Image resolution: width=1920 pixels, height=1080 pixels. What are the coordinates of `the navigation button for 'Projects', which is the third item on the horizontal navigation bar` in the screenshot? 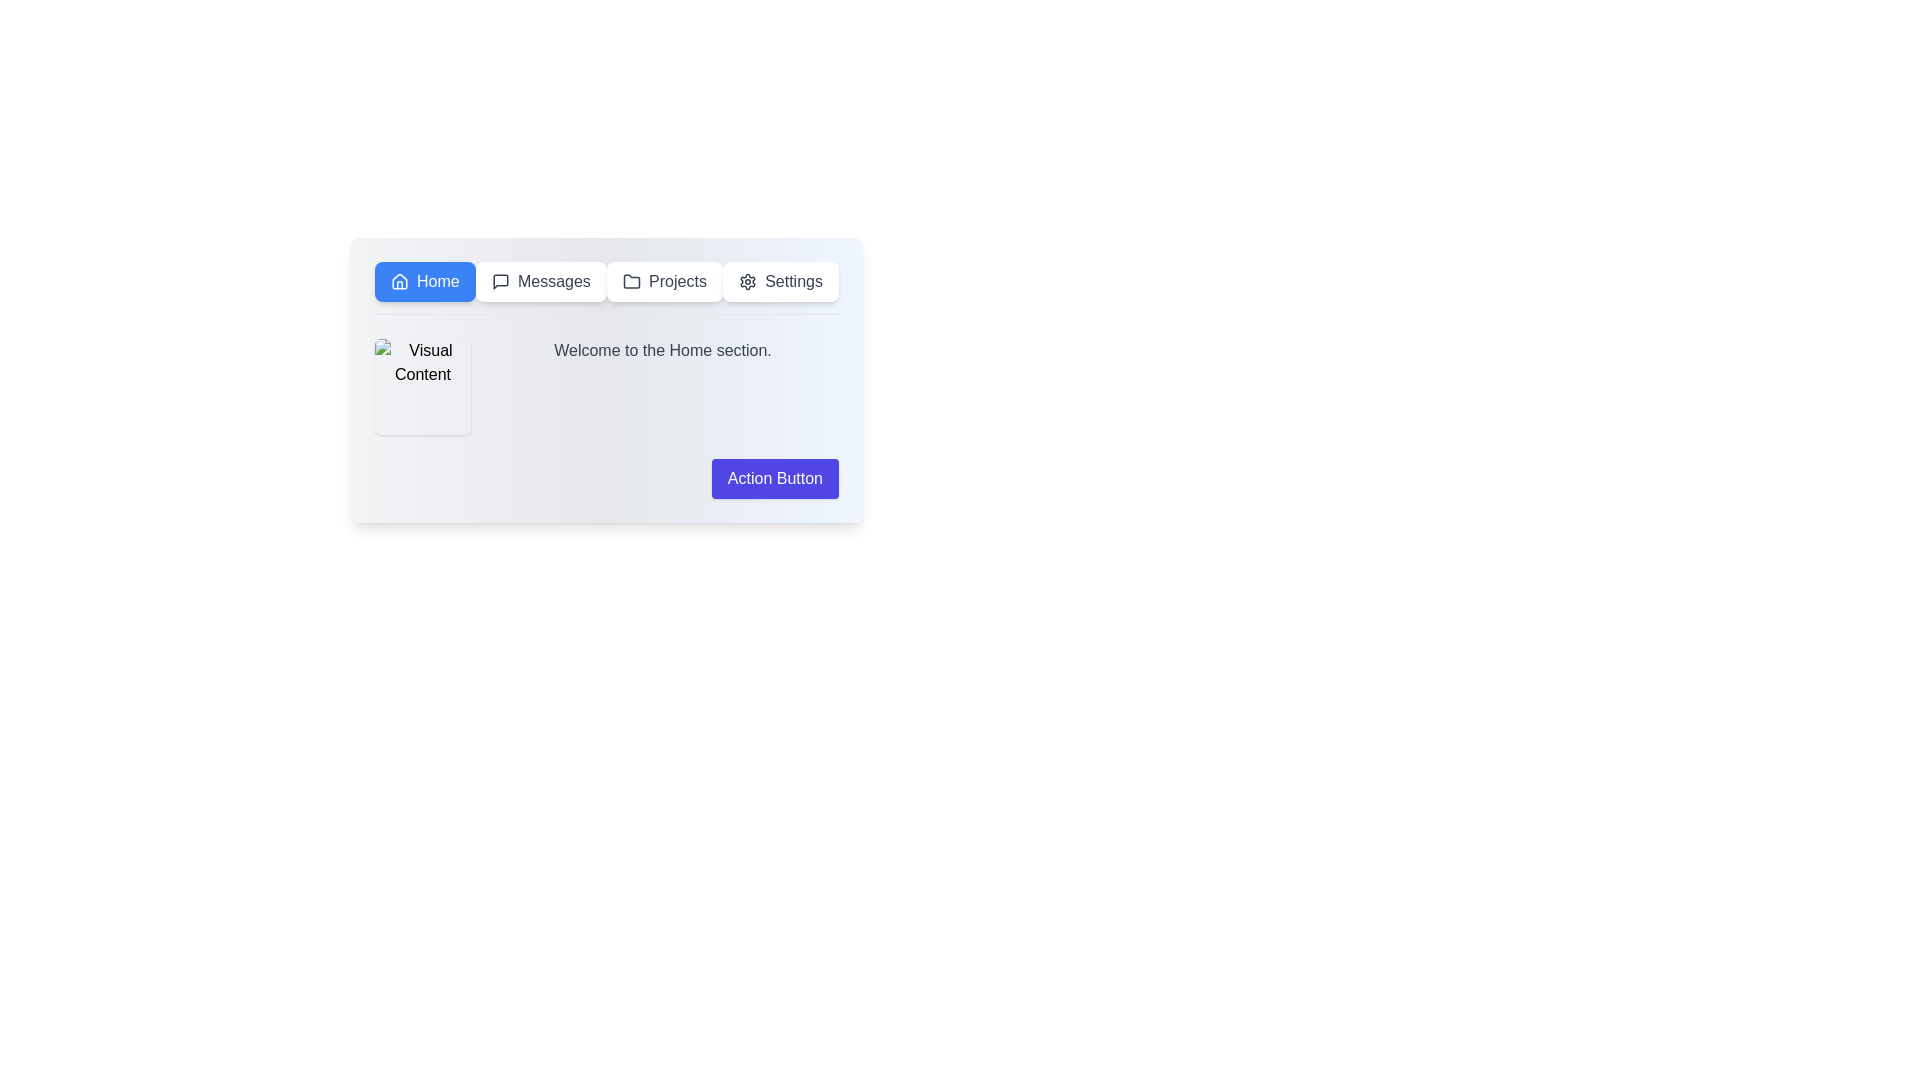 It's located at (665, 281).